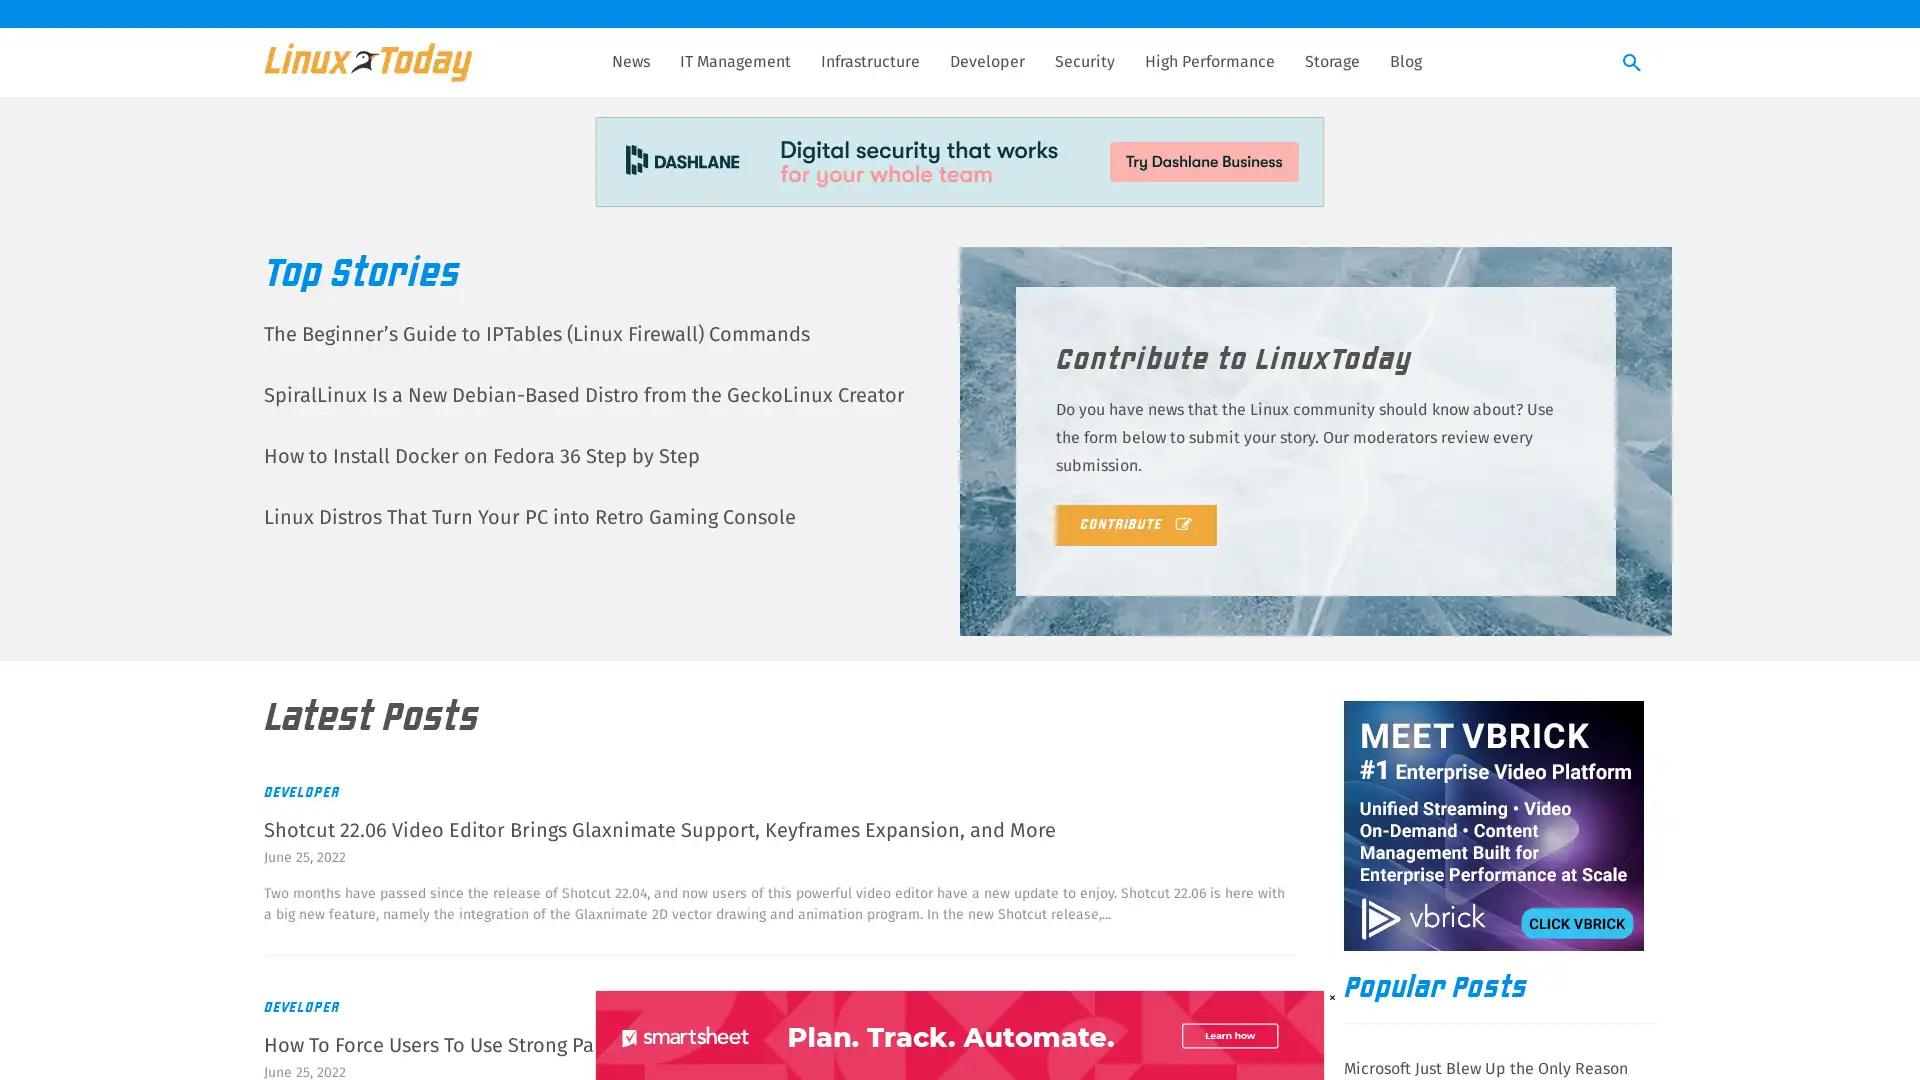 Image resolution: width=1920 pixels, height=1080 pixels. Describe the element at coordinates (1632, 63) in the screenshot. I see `Search` at that location.